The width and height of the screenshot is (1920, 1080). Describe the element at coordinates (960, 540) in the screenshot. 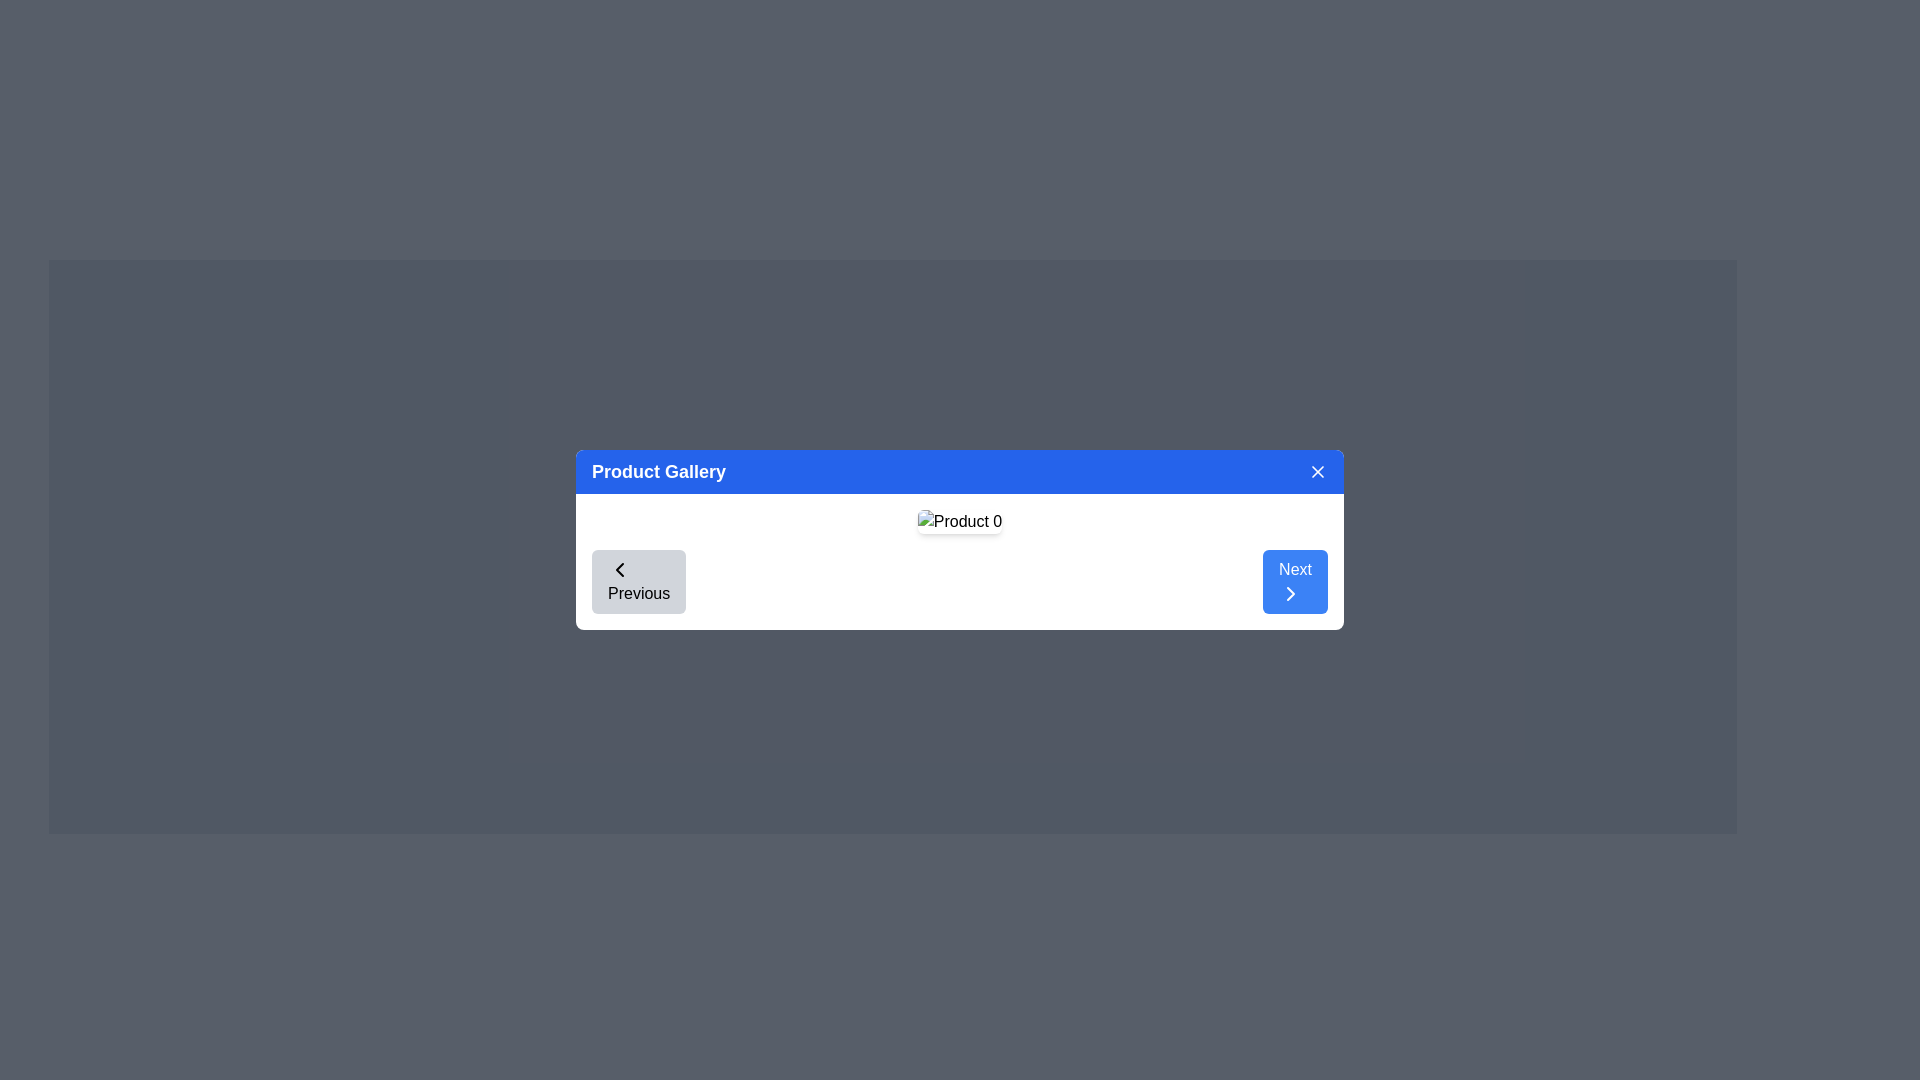

I see `the modal dialog displaying the product gallery to read the product information presented within it` at that location.